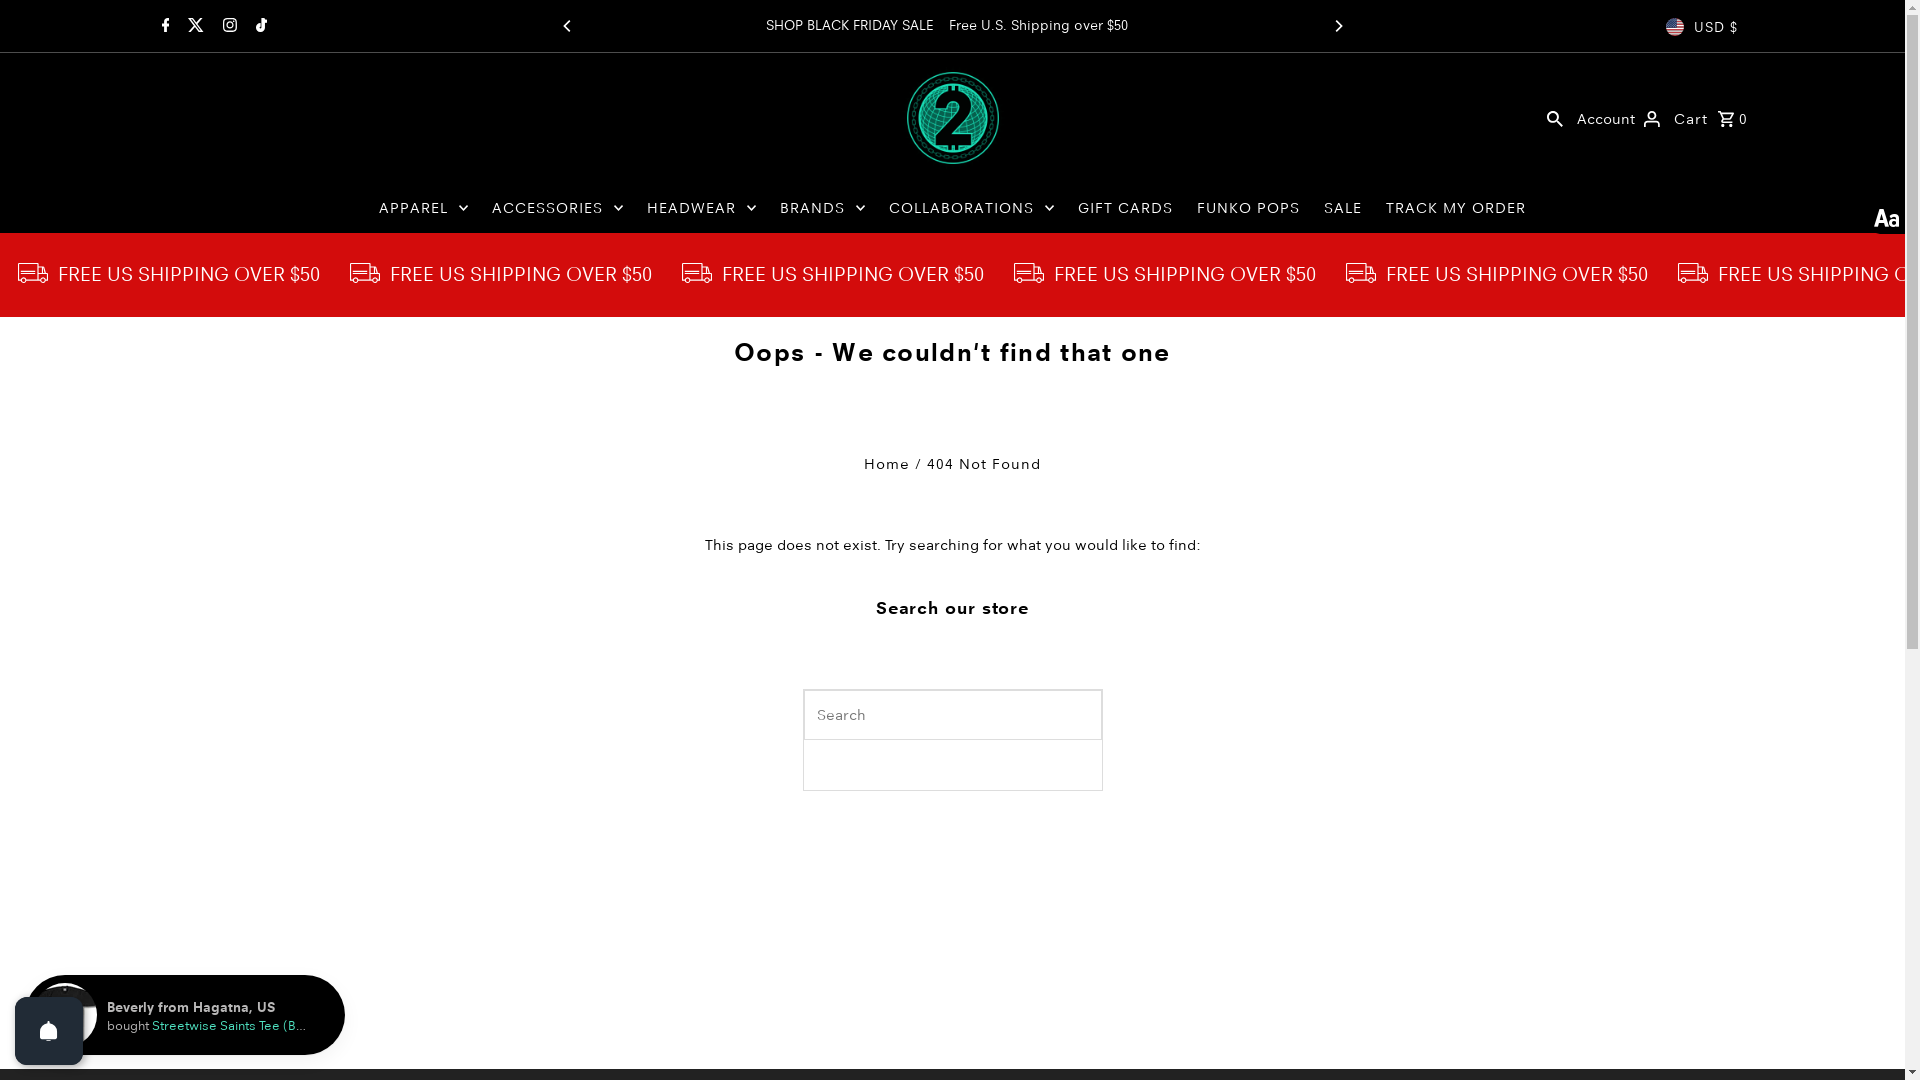 The width and height of the screenshot is (1920, 1080). Describe the element at coordinates (1343, 208) in the screenshot. I see `'SALE'` at that location.